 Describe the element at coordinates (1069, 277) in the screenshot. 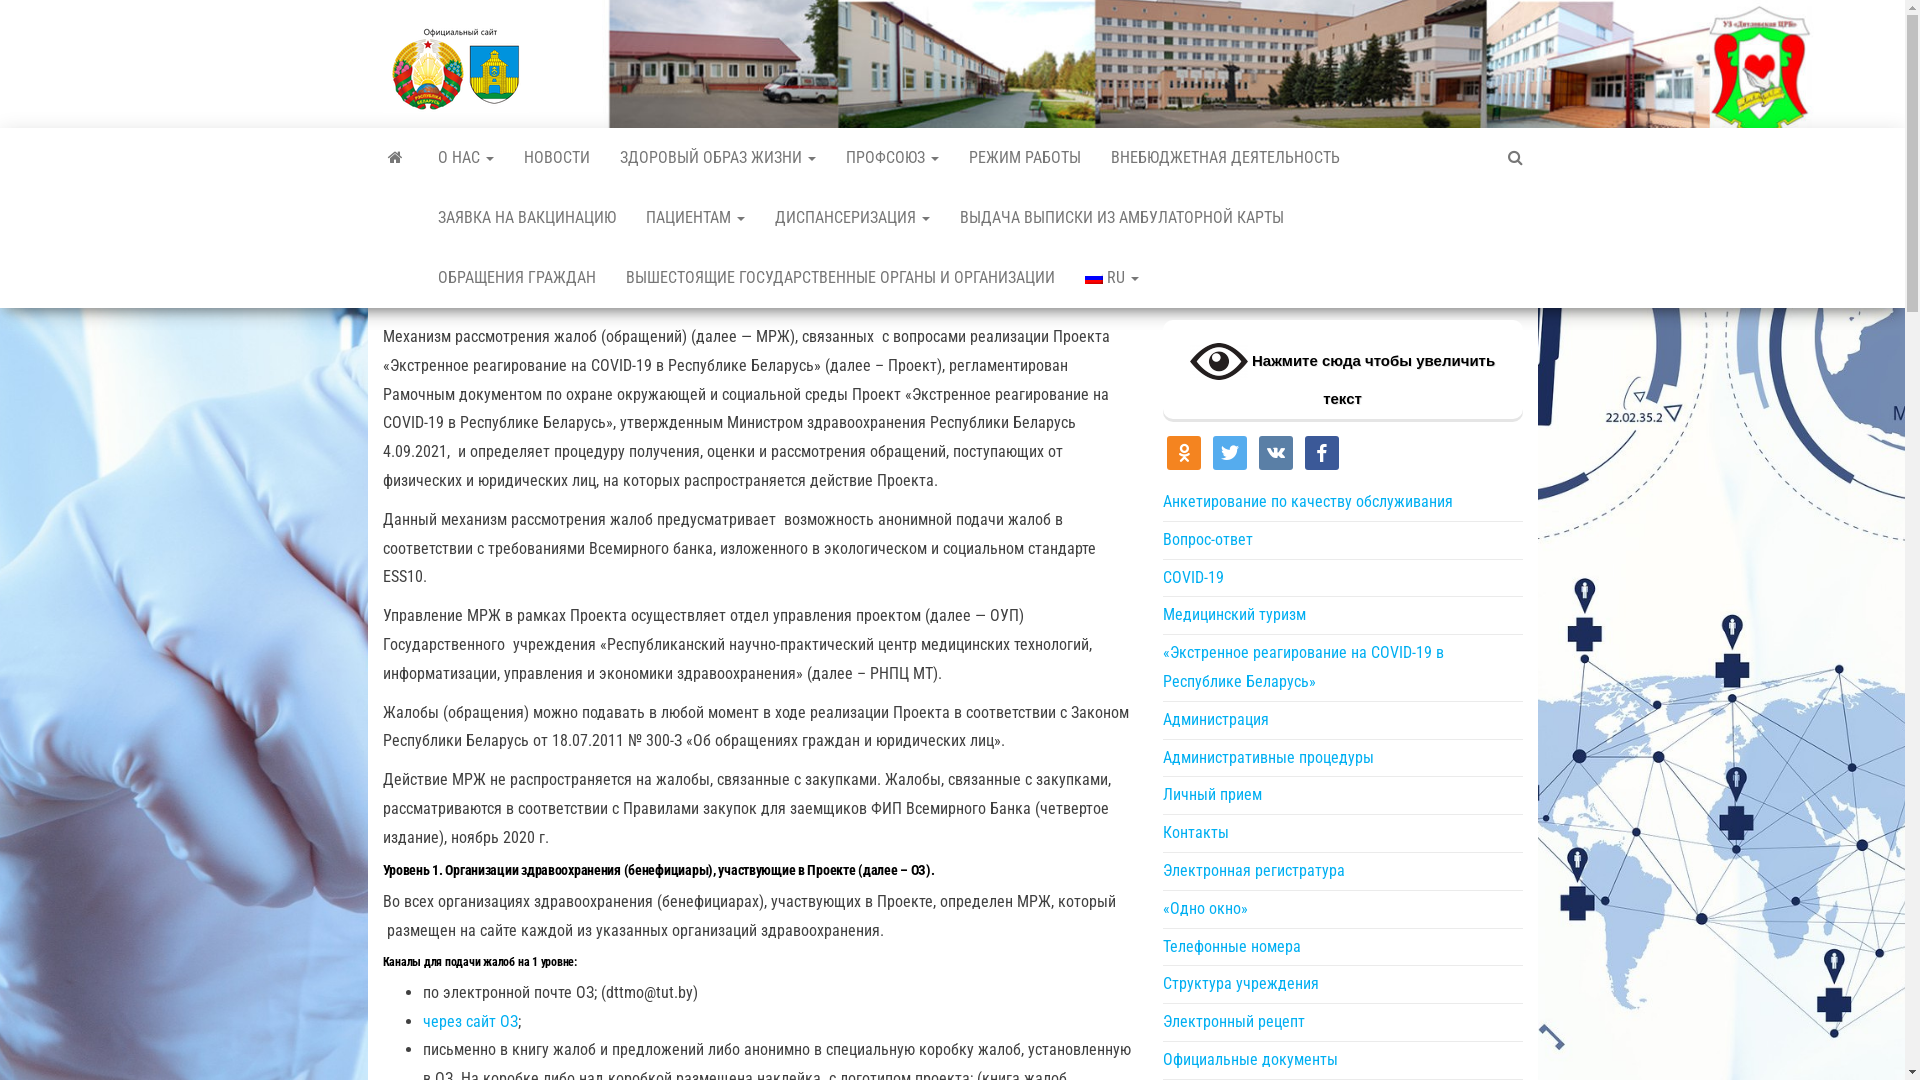

I see `'RU'` at that location.